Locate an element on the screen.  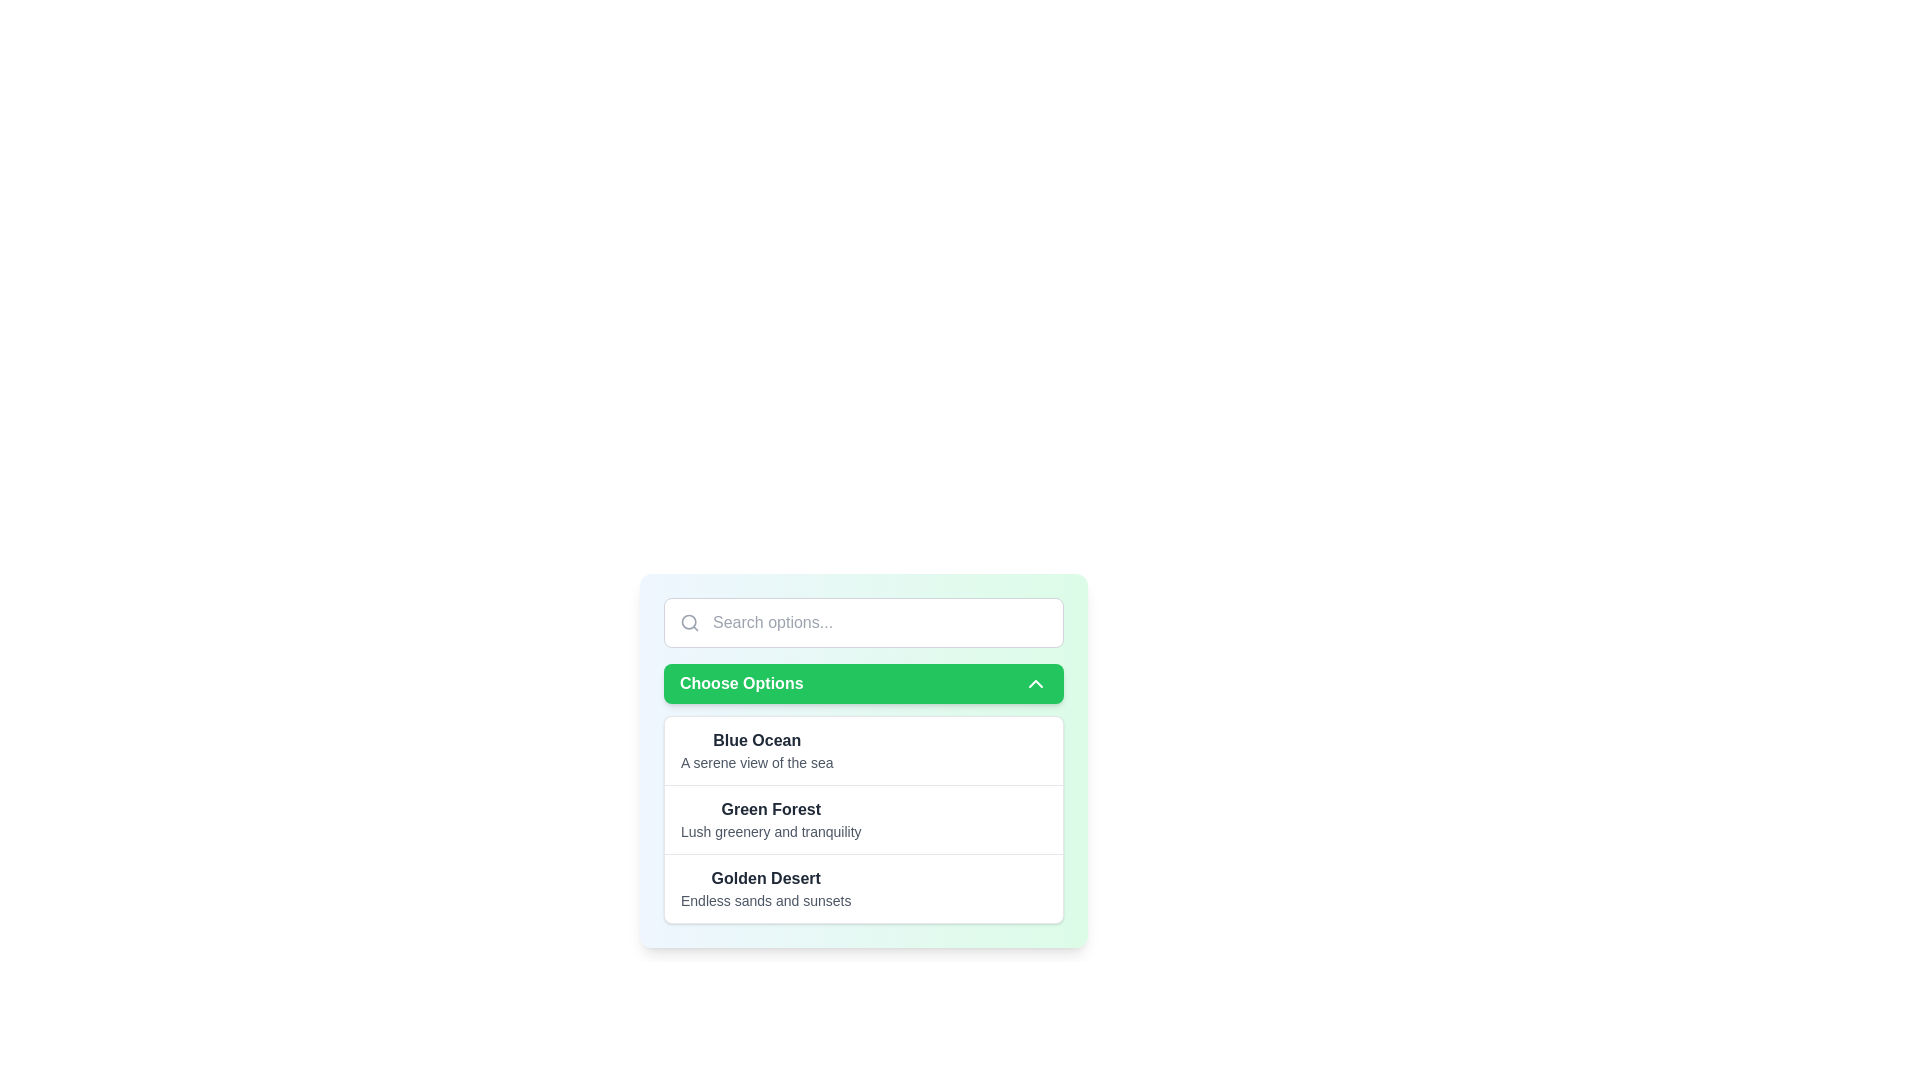
the 'Blue Ocean' text label, which is styled in bold dark gray on a light background and serves as the primary heading in the dropdown menu panel is located at coordinates (756, 740).